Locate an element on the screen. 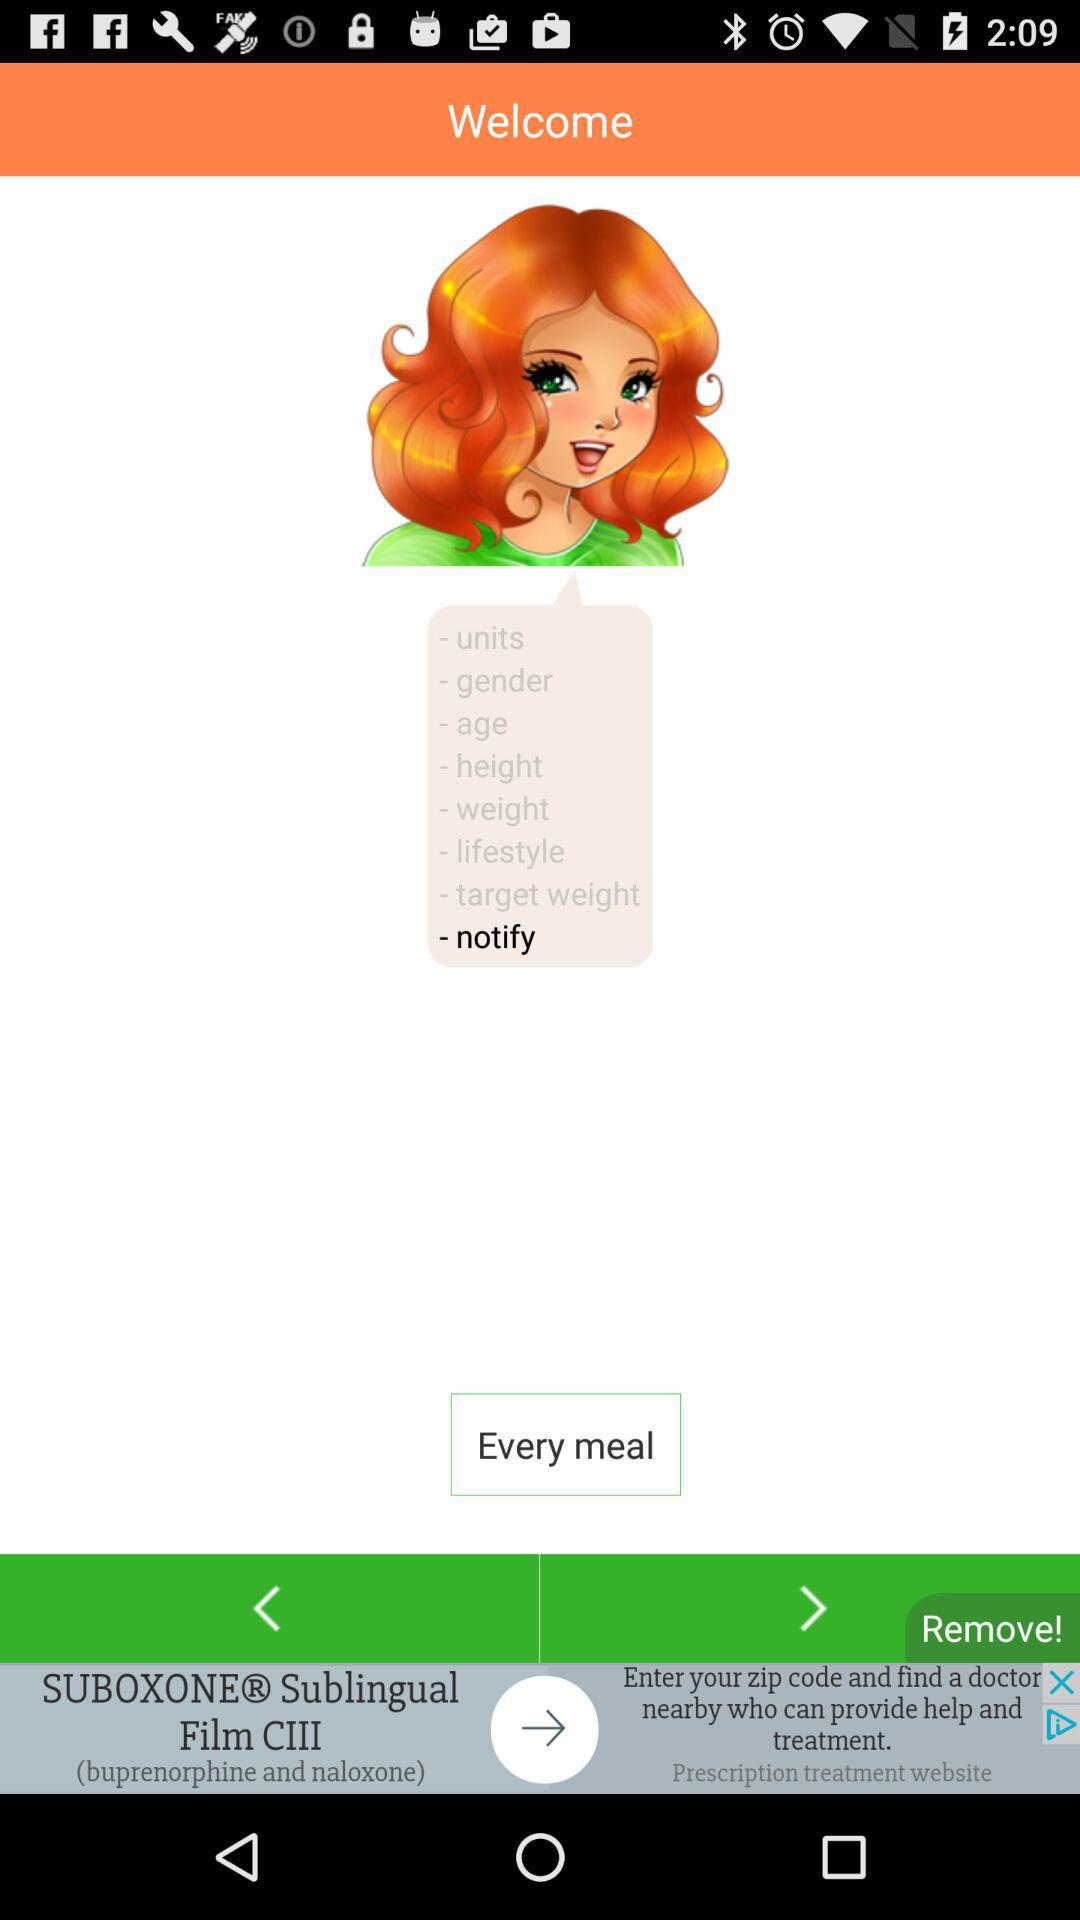 Image resolution: width=1080 pixels, height=1920 pixels. previous page is located at coordinates (268, 1608).